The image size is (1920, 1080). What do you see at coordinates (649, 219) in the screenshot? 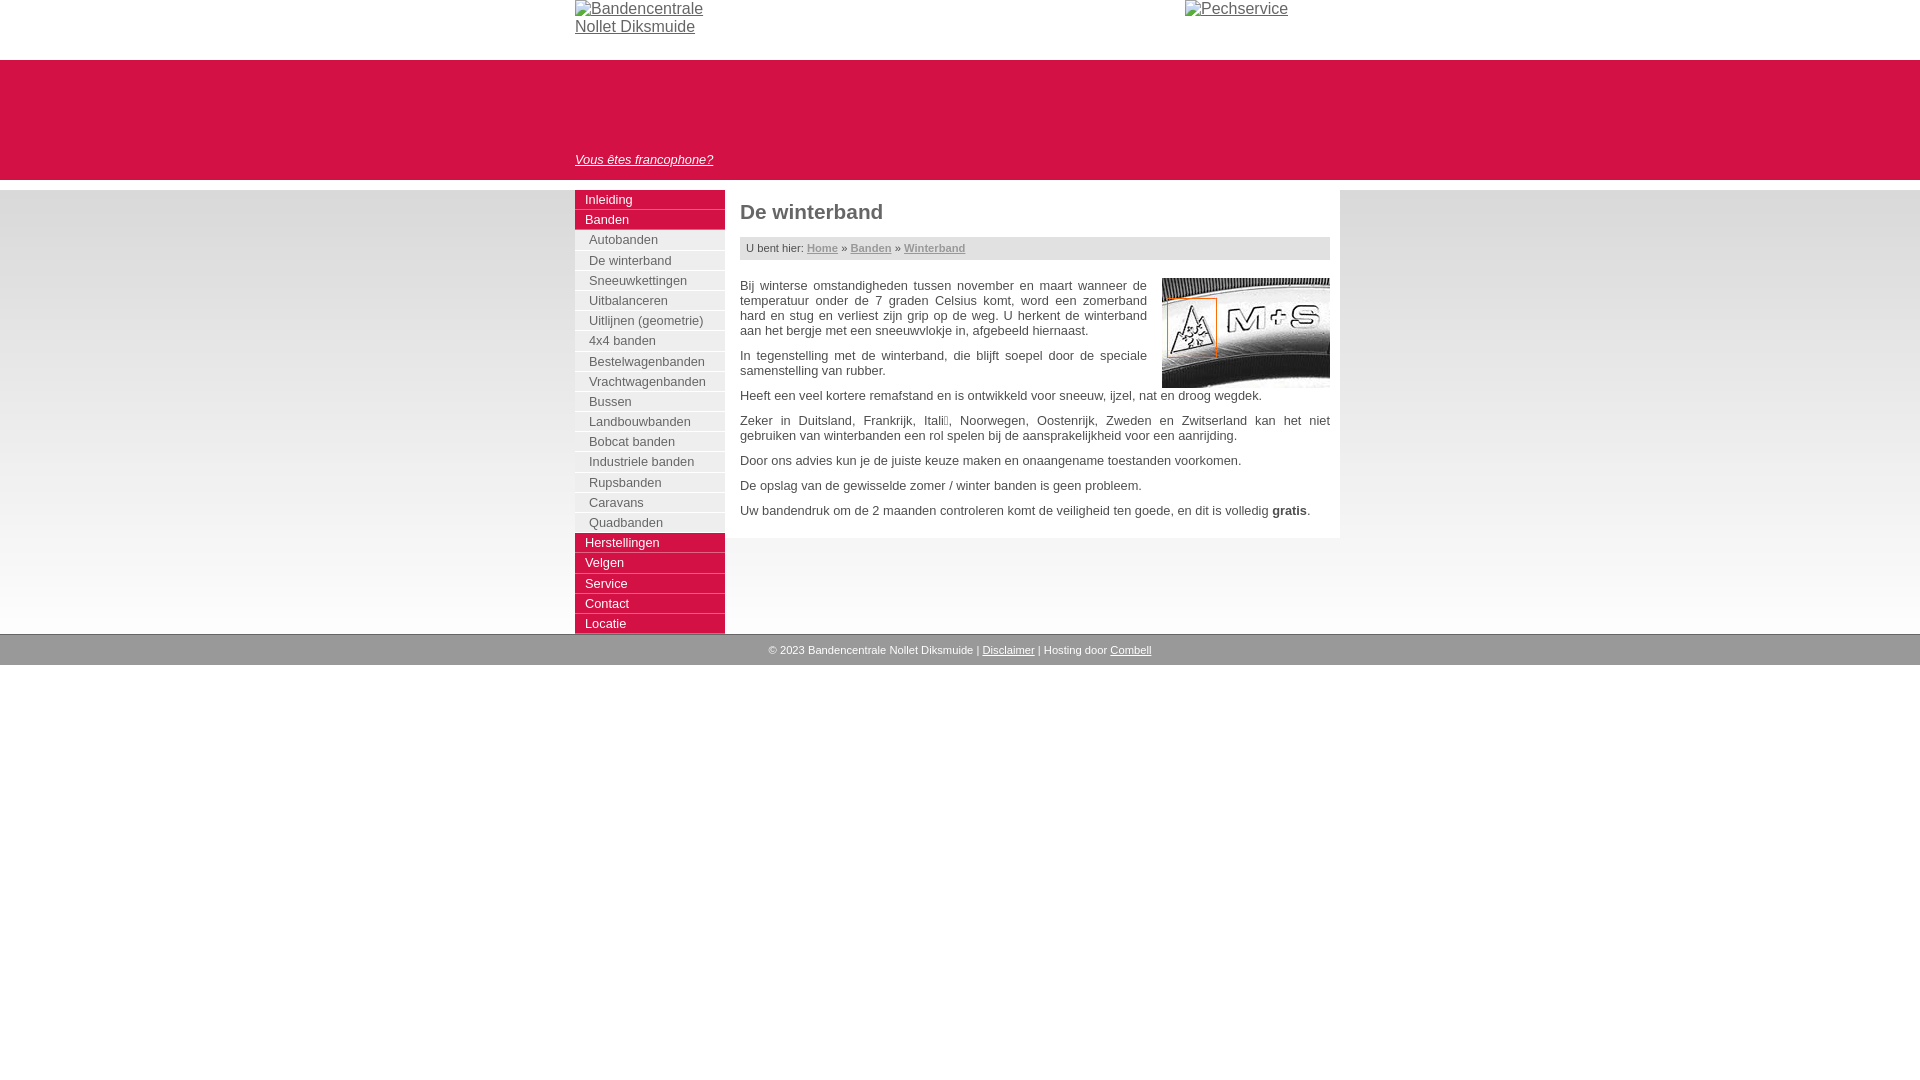
I see `'Banden'` at bounding box center [649, 219].